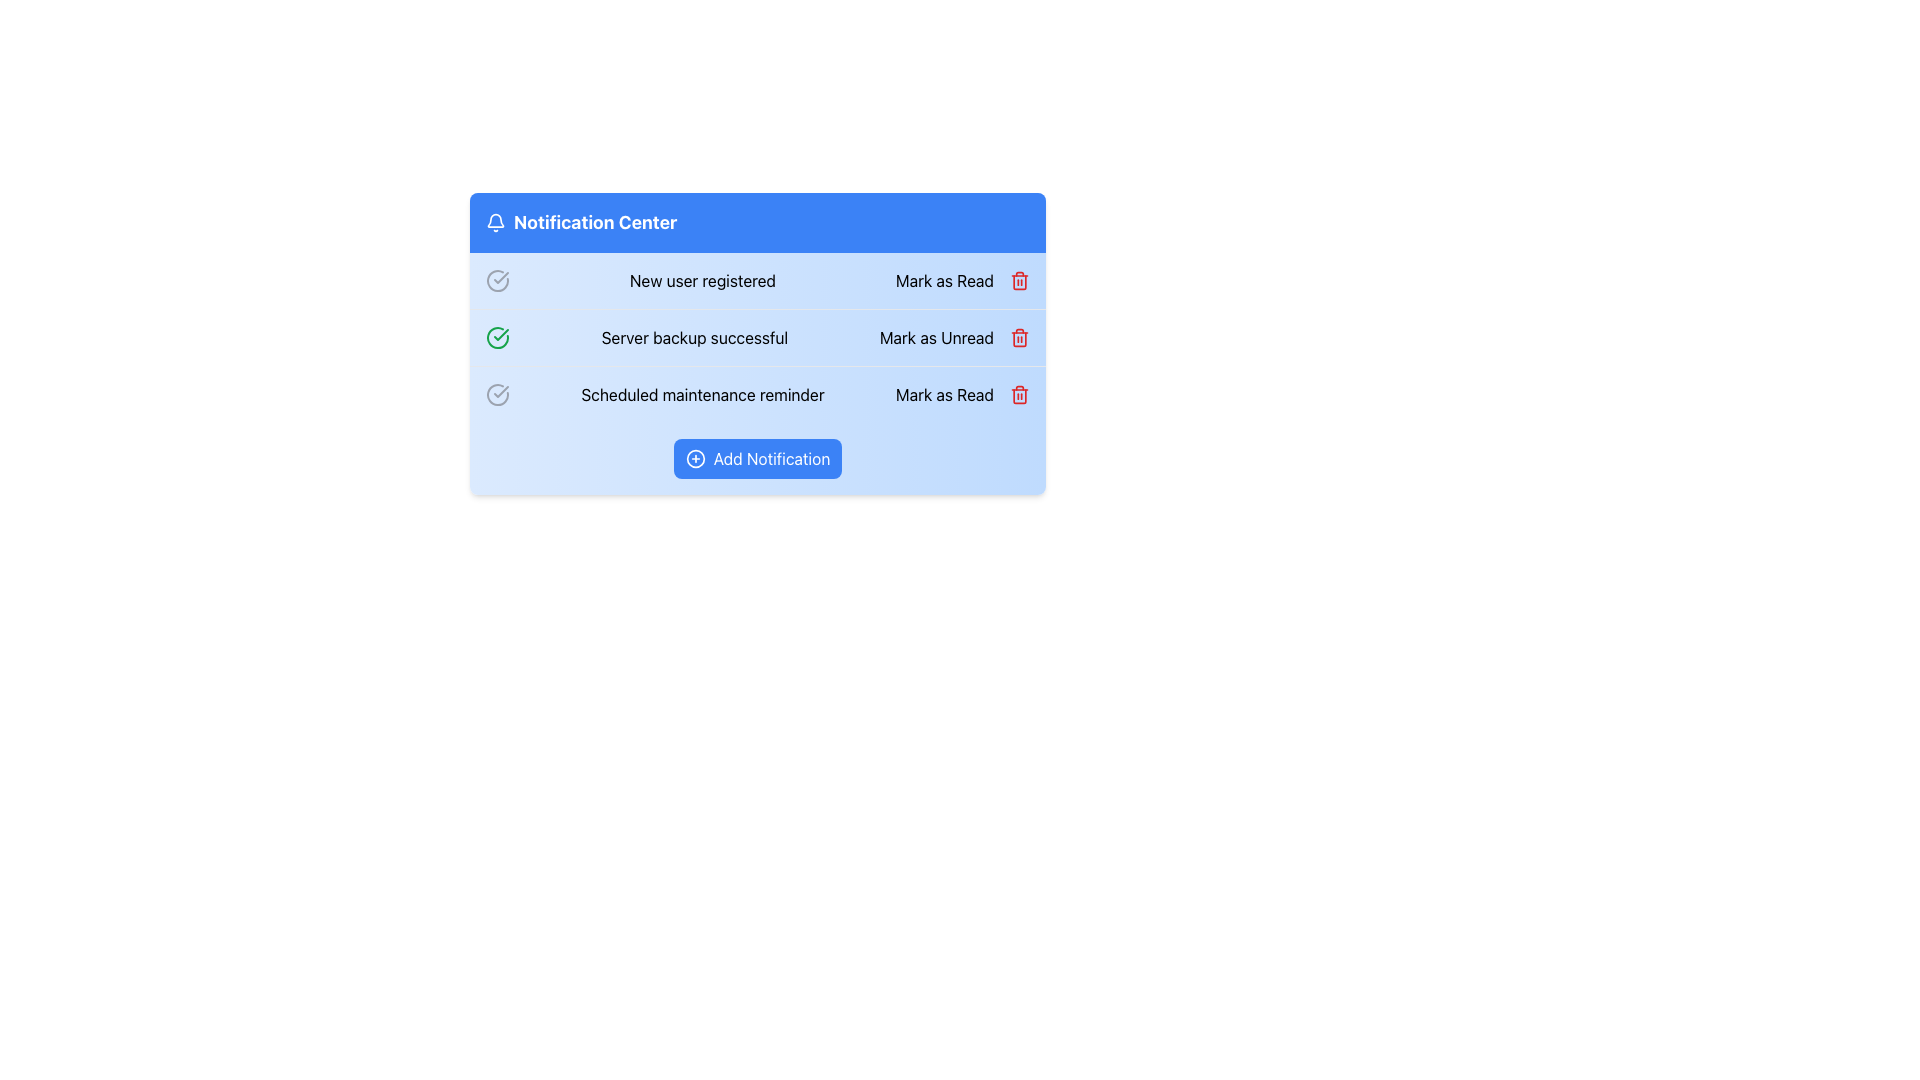  Describe the element at coordinates (1019, 396) in the screenshot. I see `the trash icon located within the notification card for the 'Scheduled maintenance reminder'` at that location.